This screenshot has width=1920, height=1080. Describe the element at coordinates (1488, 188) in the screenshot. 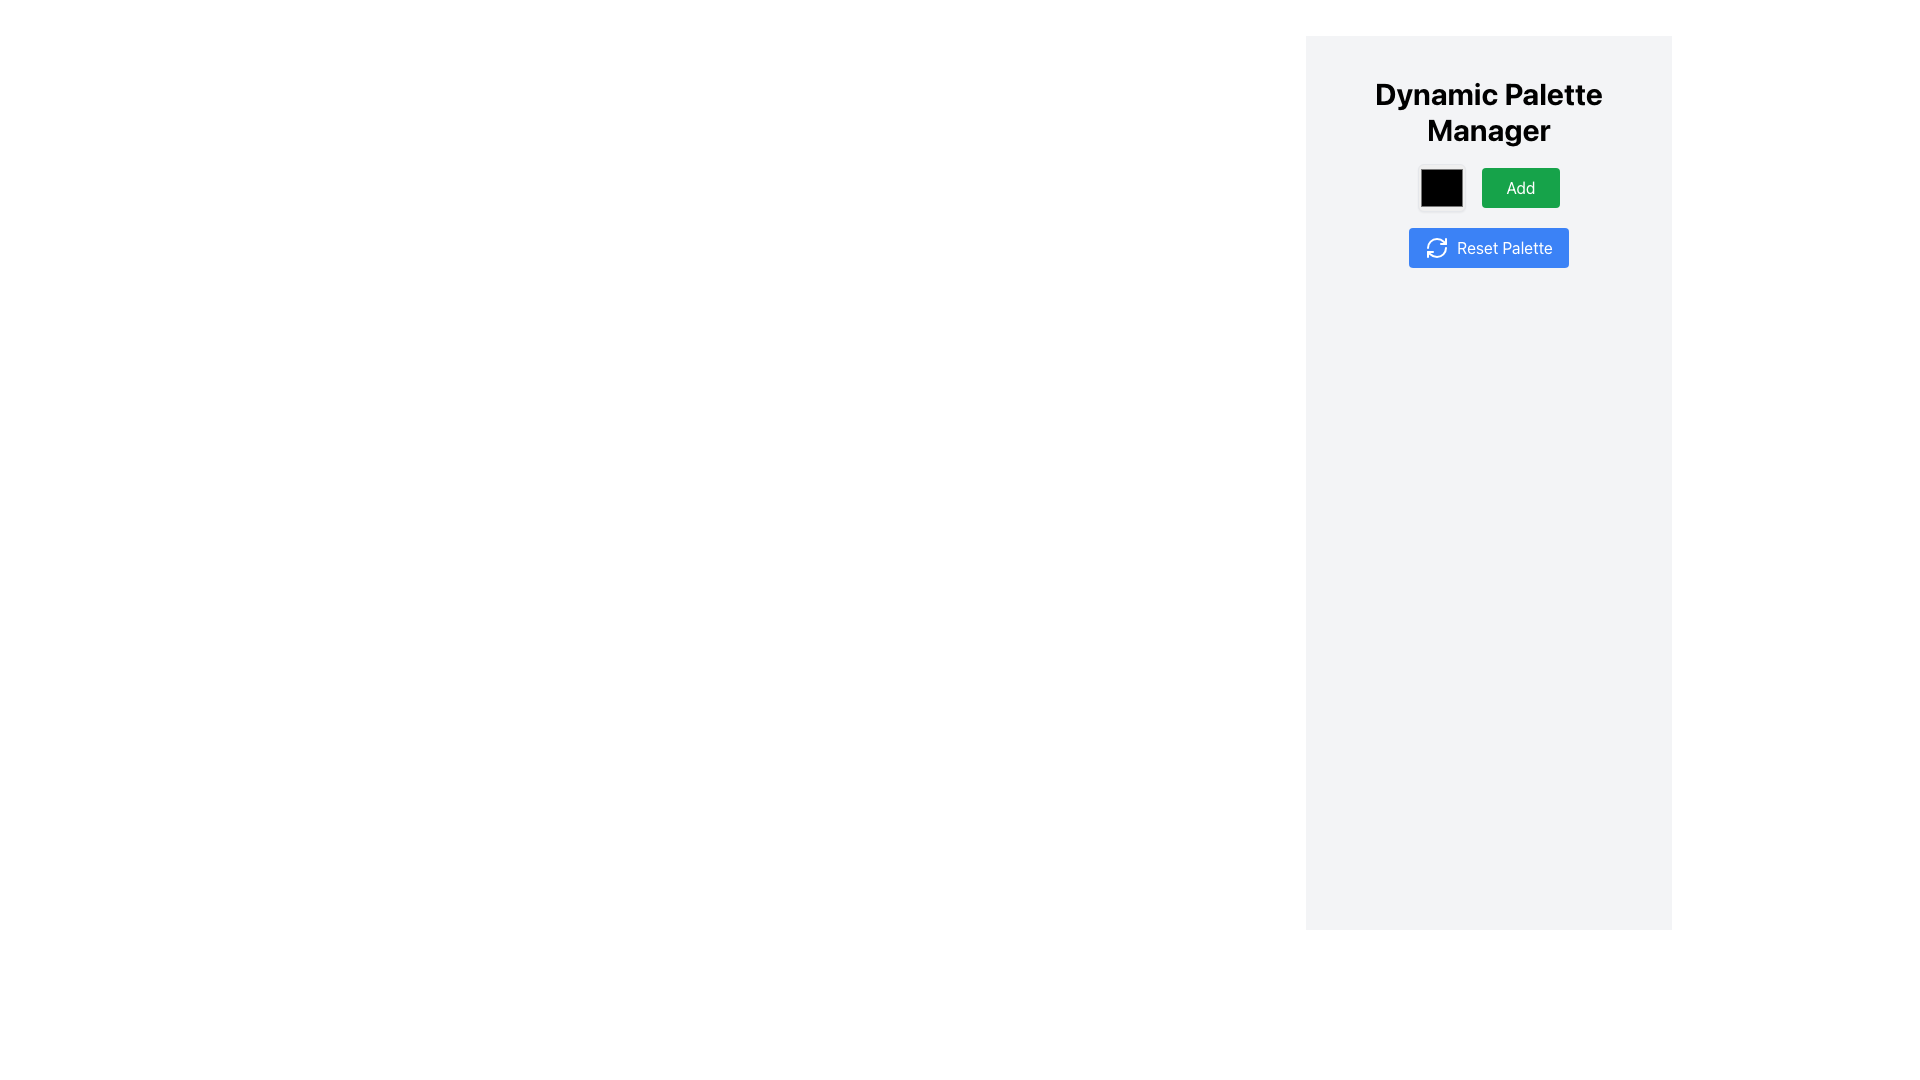

I see `the button for adding a new palette or color selection located under the 'Dynamic Palette Manager' heading` at that location.